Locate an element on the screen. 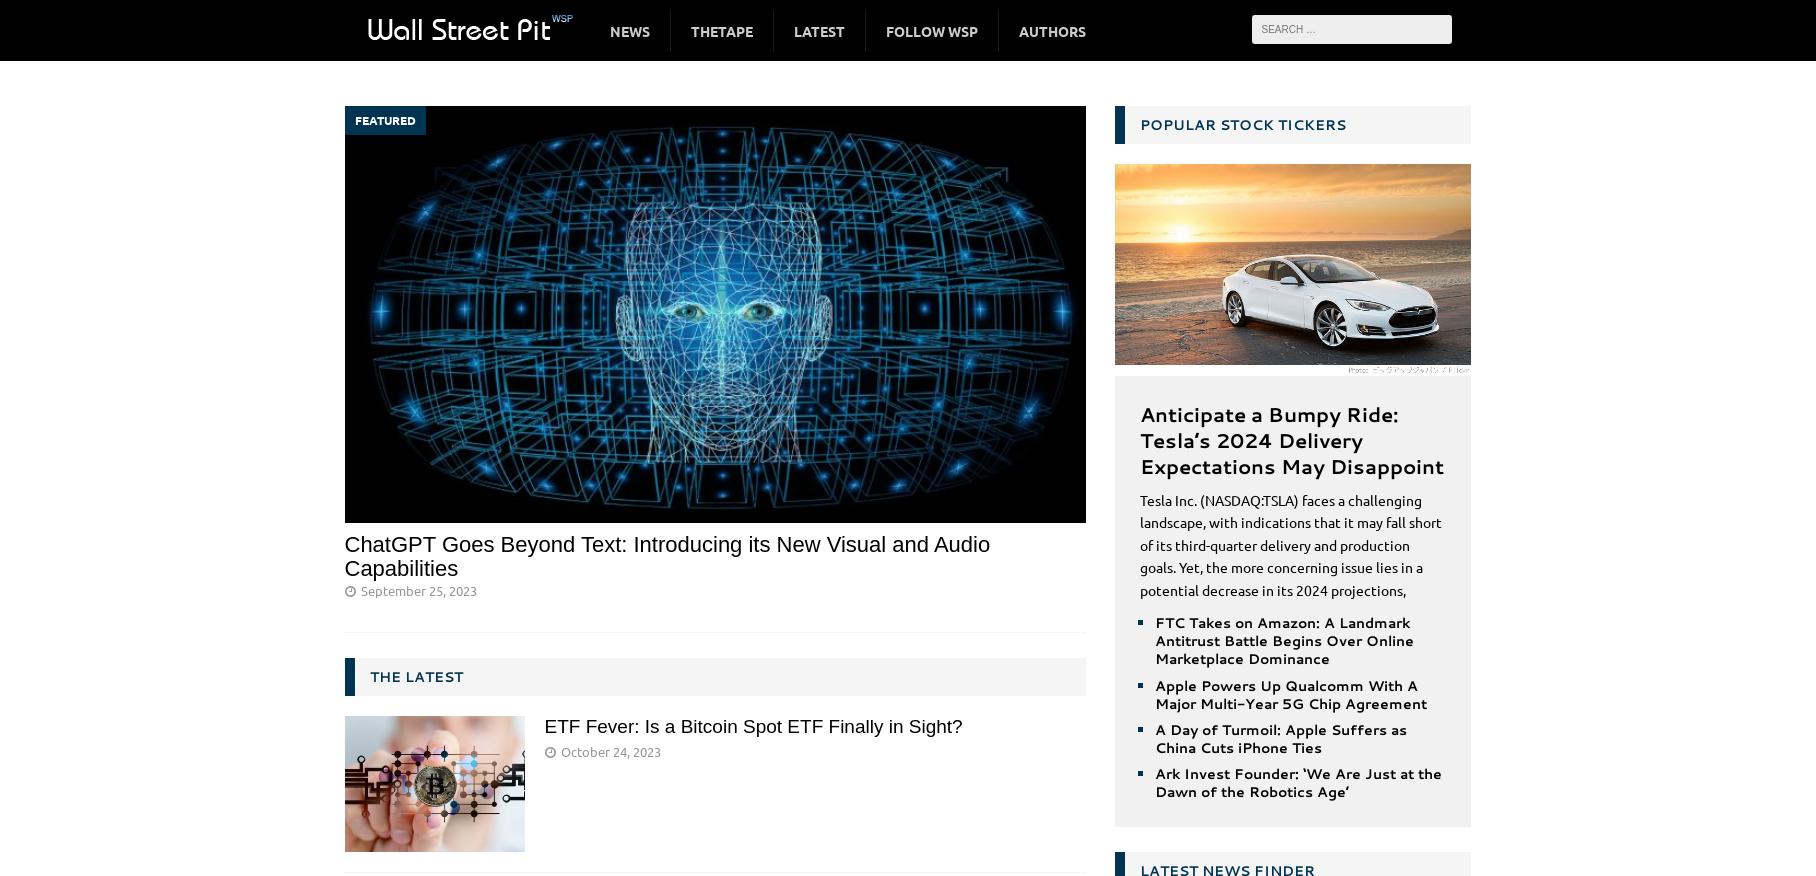  'The Latest' is located at coordinates (414, 675).